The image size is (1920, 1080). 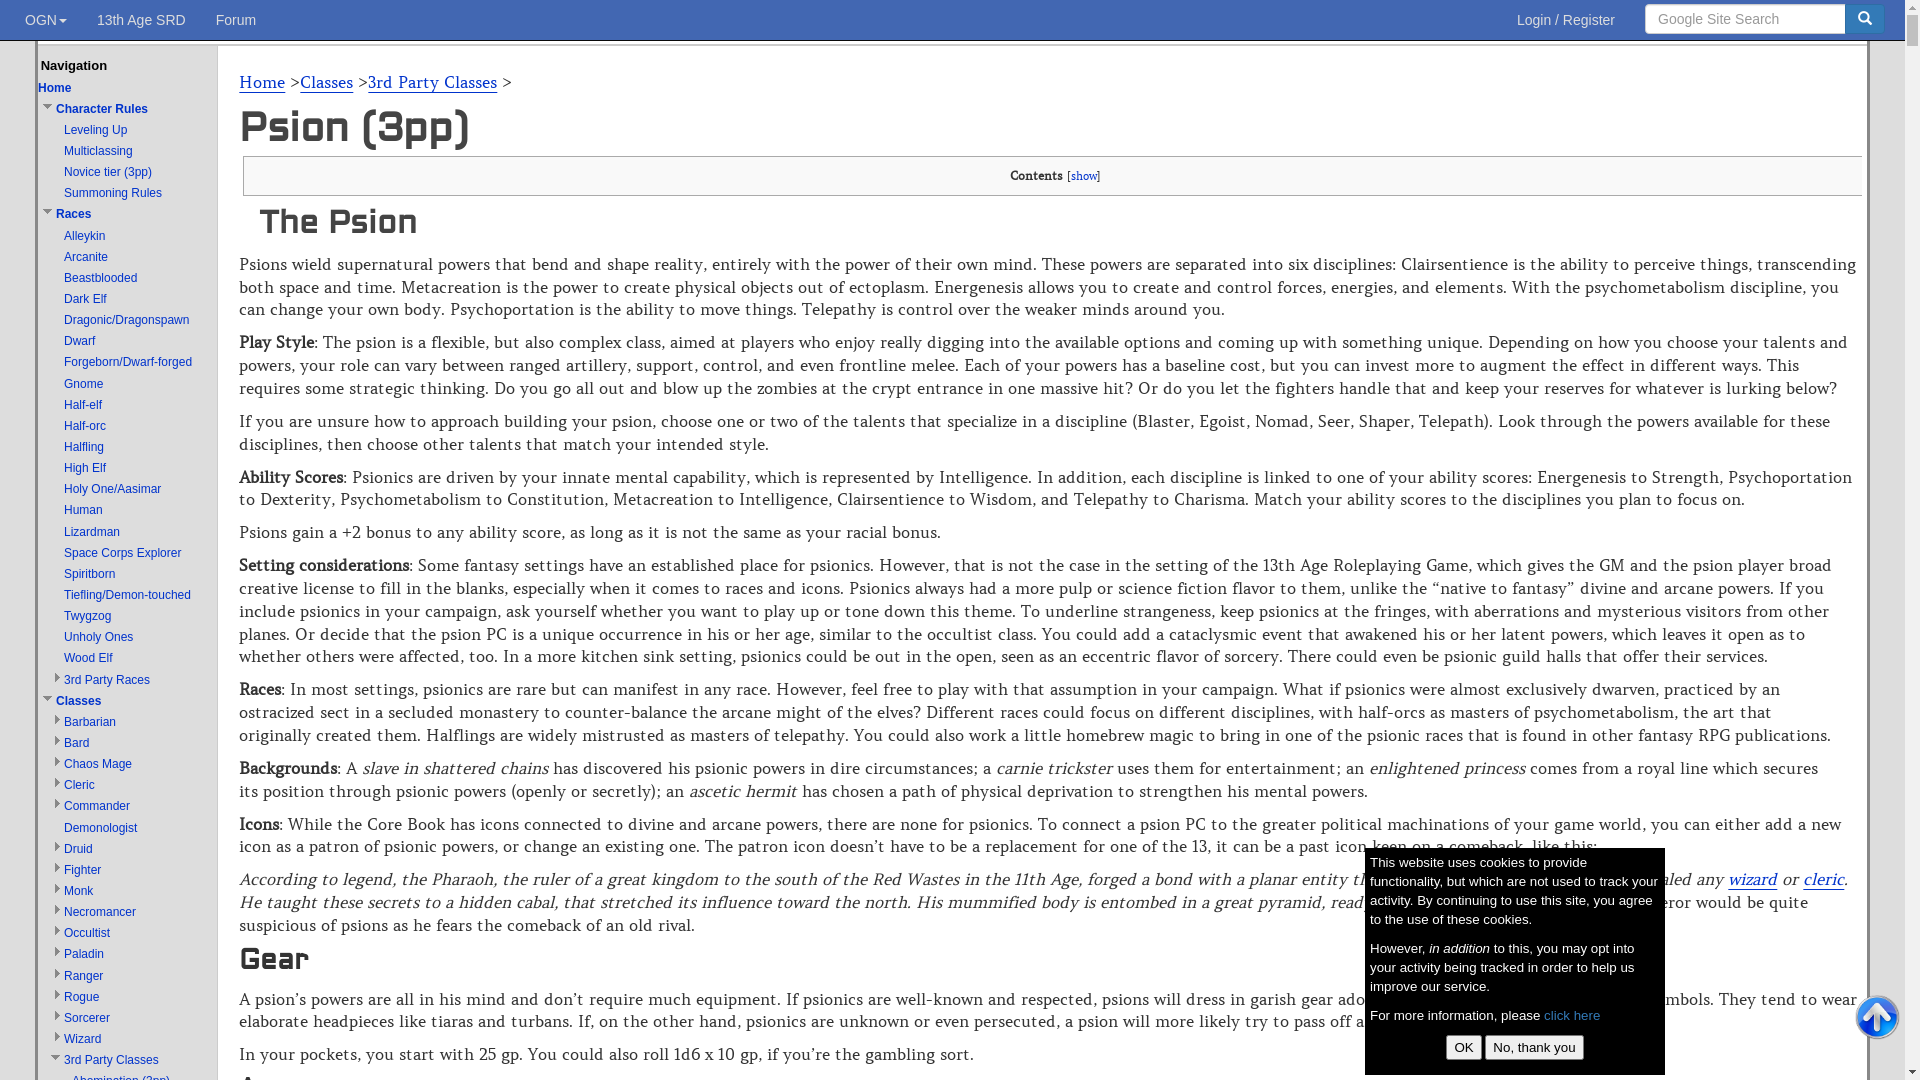 What do you see at coordinates (78, 890) in the screenshot?
I see `'Monk'` at bounding box center [78, 890].